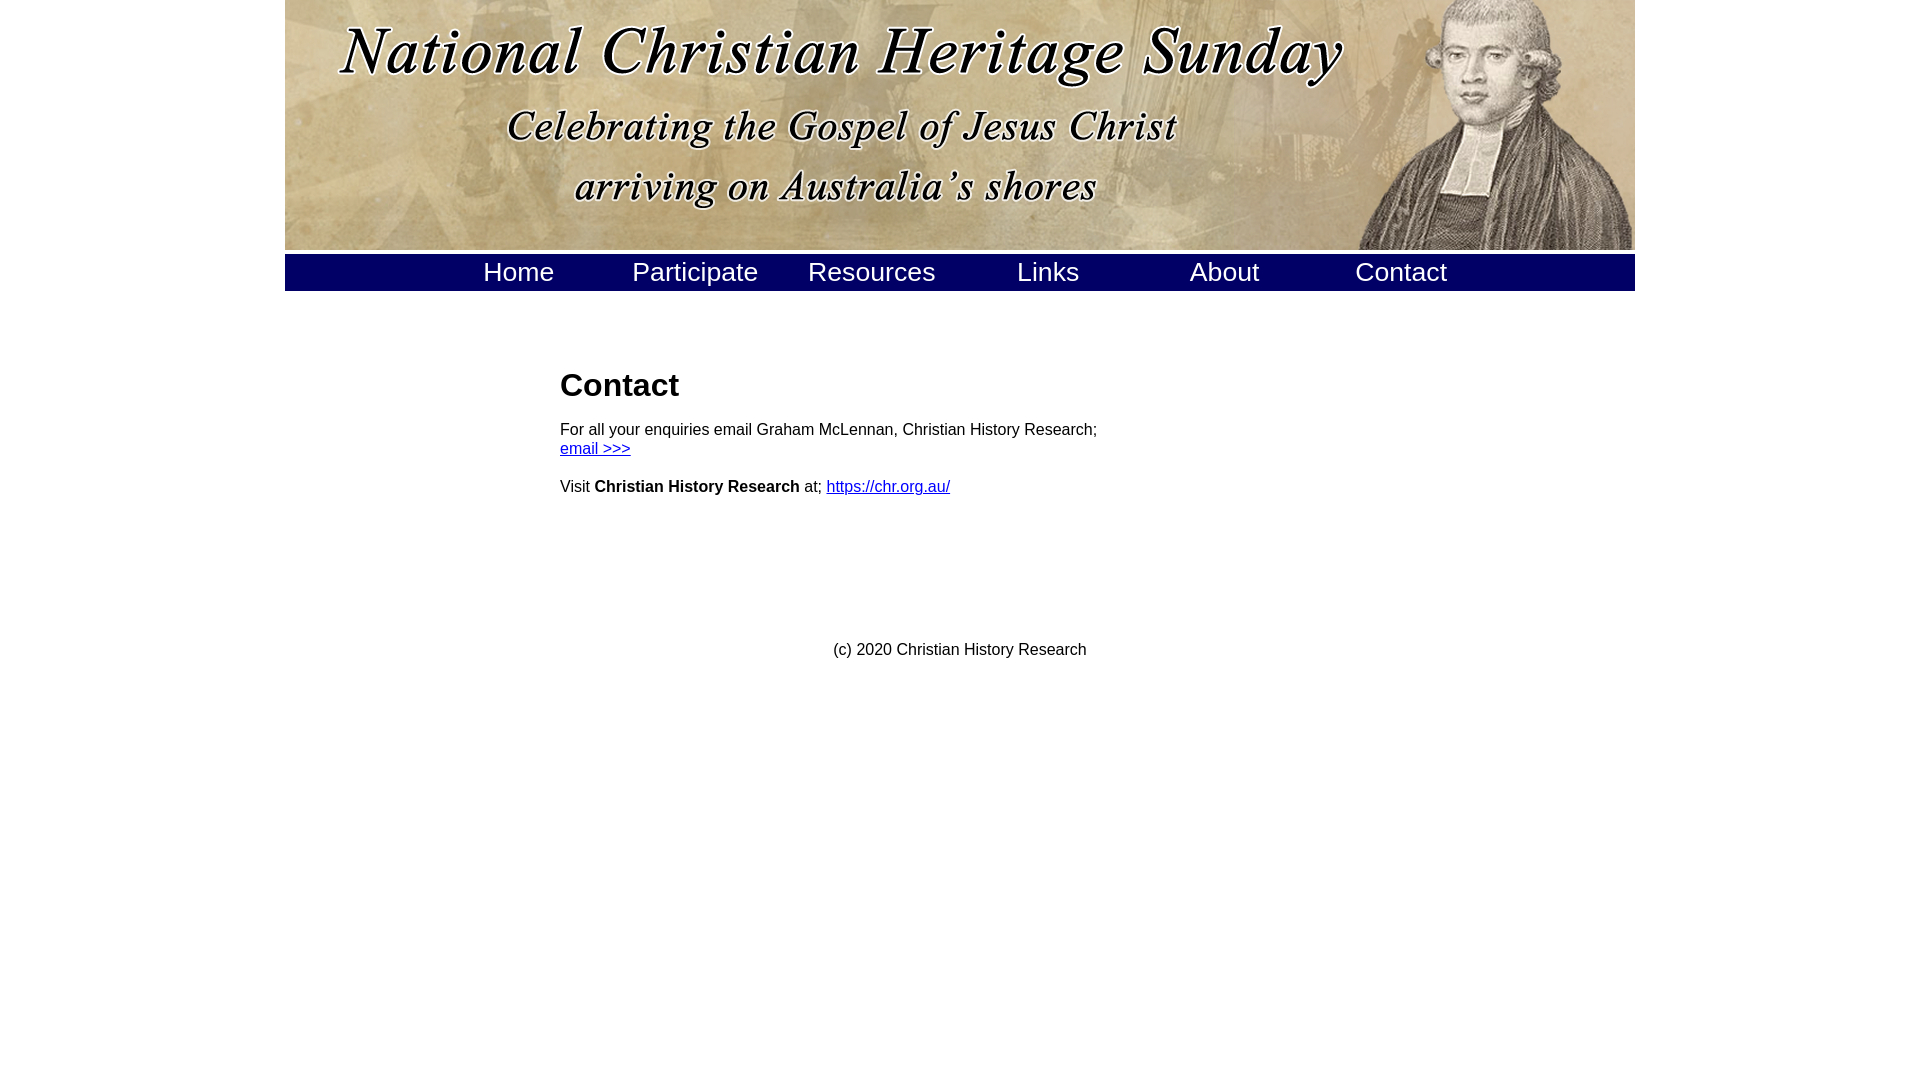 The width and height of the screenshot is (1920, 1080). I want to click on 'Home', so click(518, 272).